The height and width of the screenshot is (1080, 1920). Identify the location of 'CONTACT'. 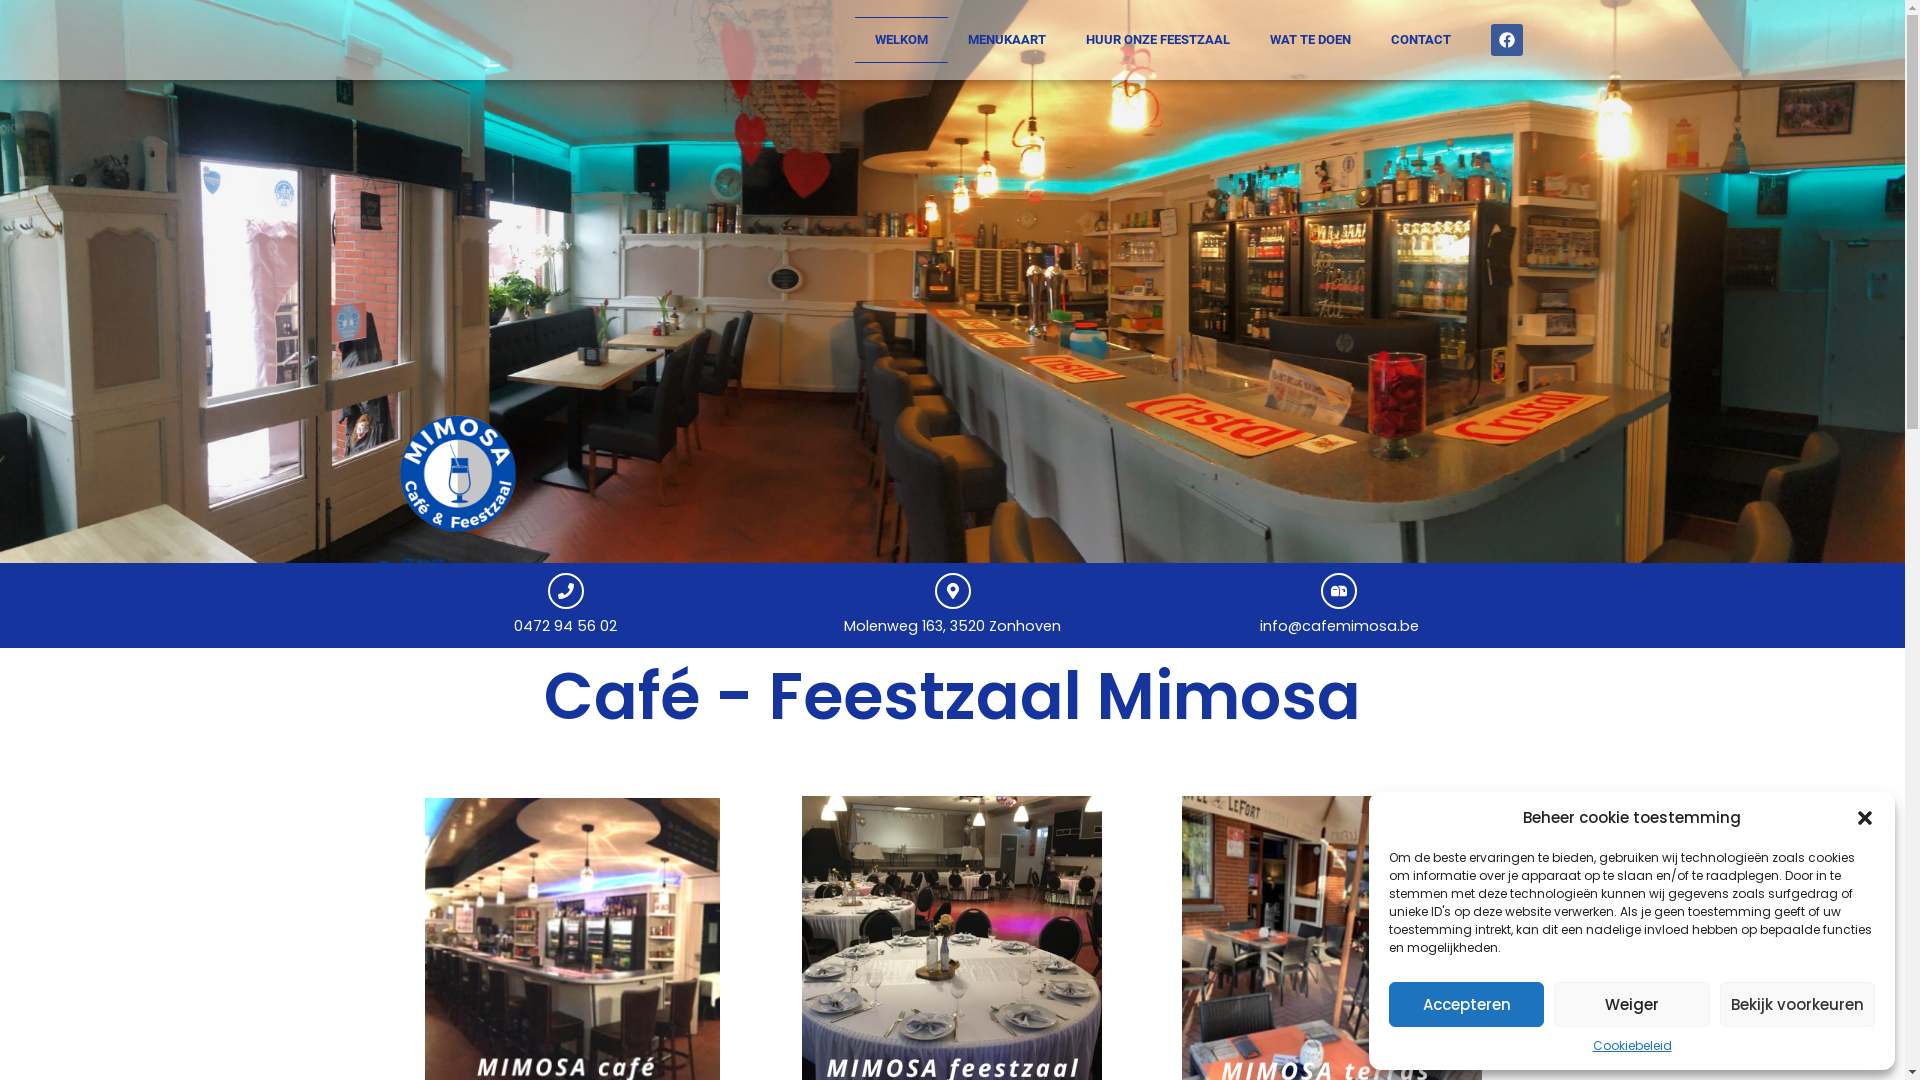
(1419, 39).